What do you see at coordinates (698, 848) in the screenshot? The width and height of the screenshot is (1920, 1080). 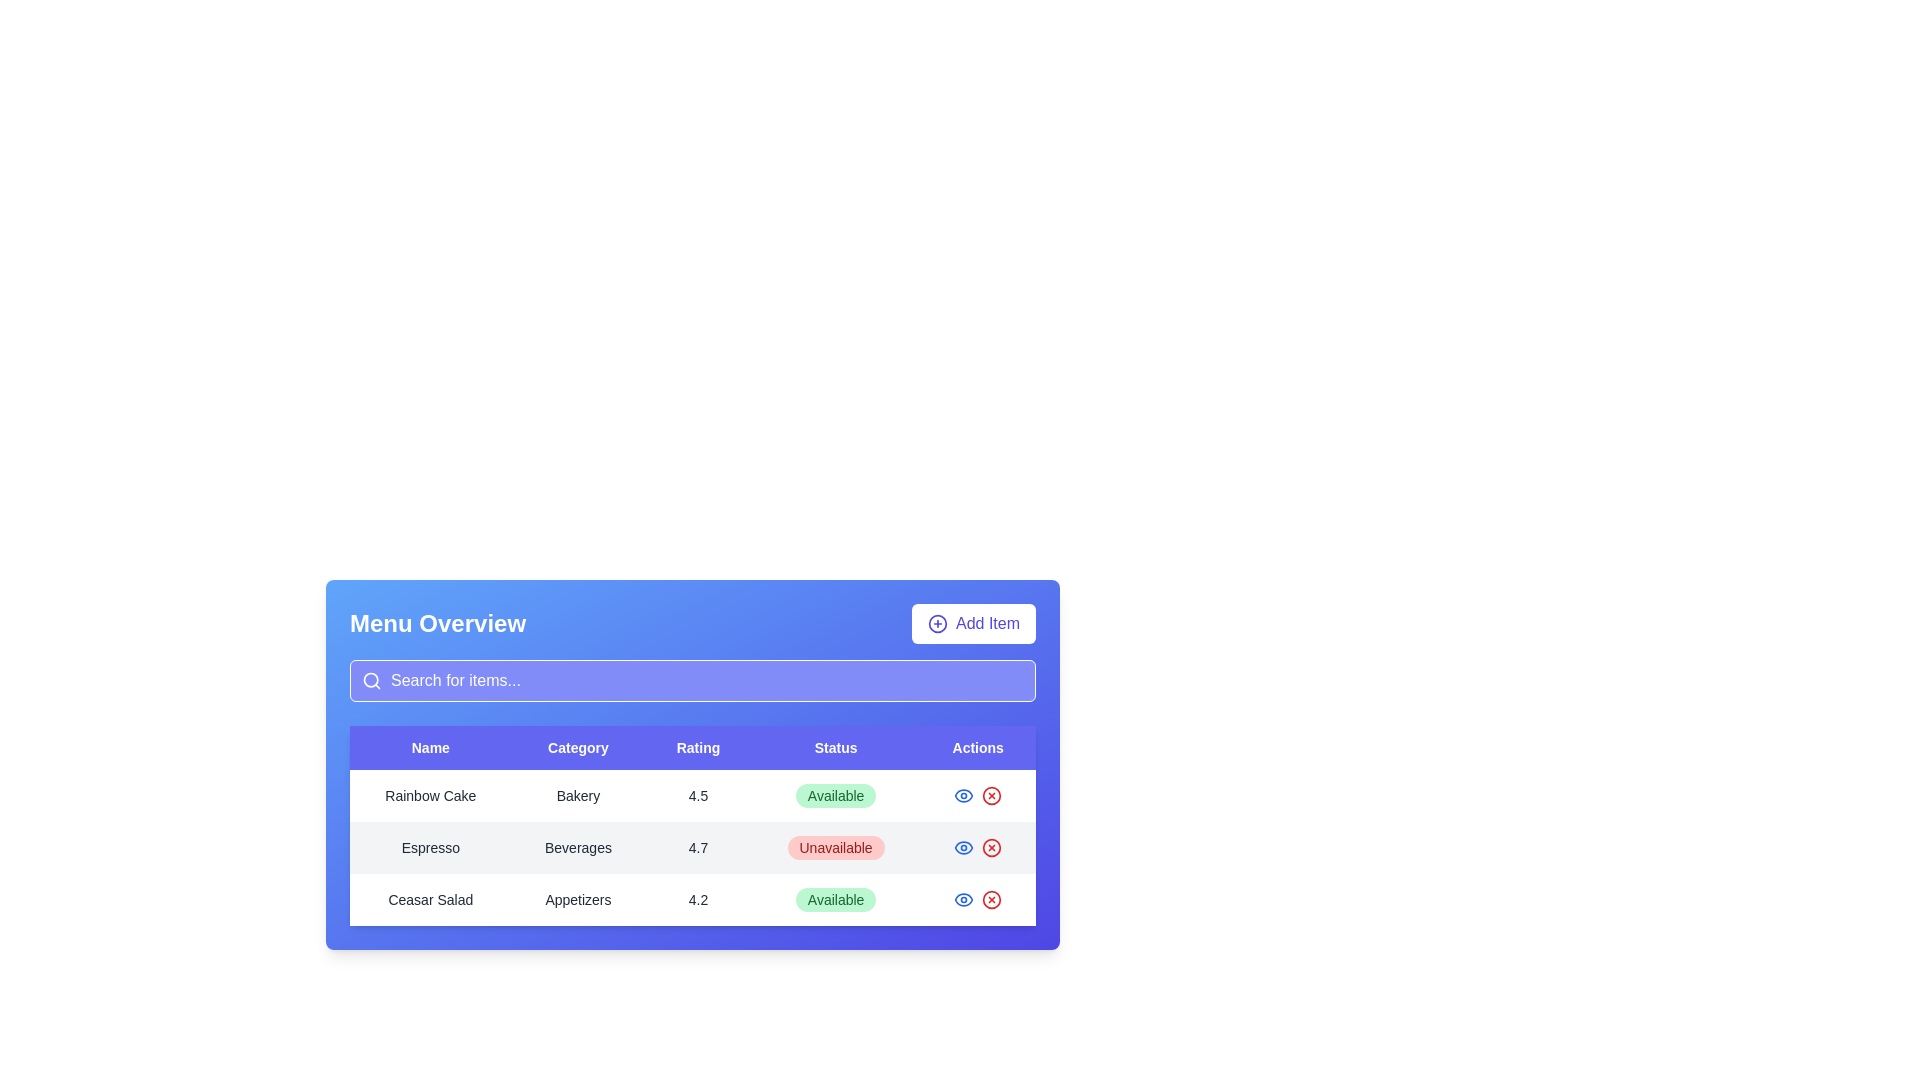 I see `the text element displaying the rating '4.7' for 'Espresso' in the second row and third column of the table` at bounding box center [698, 848].